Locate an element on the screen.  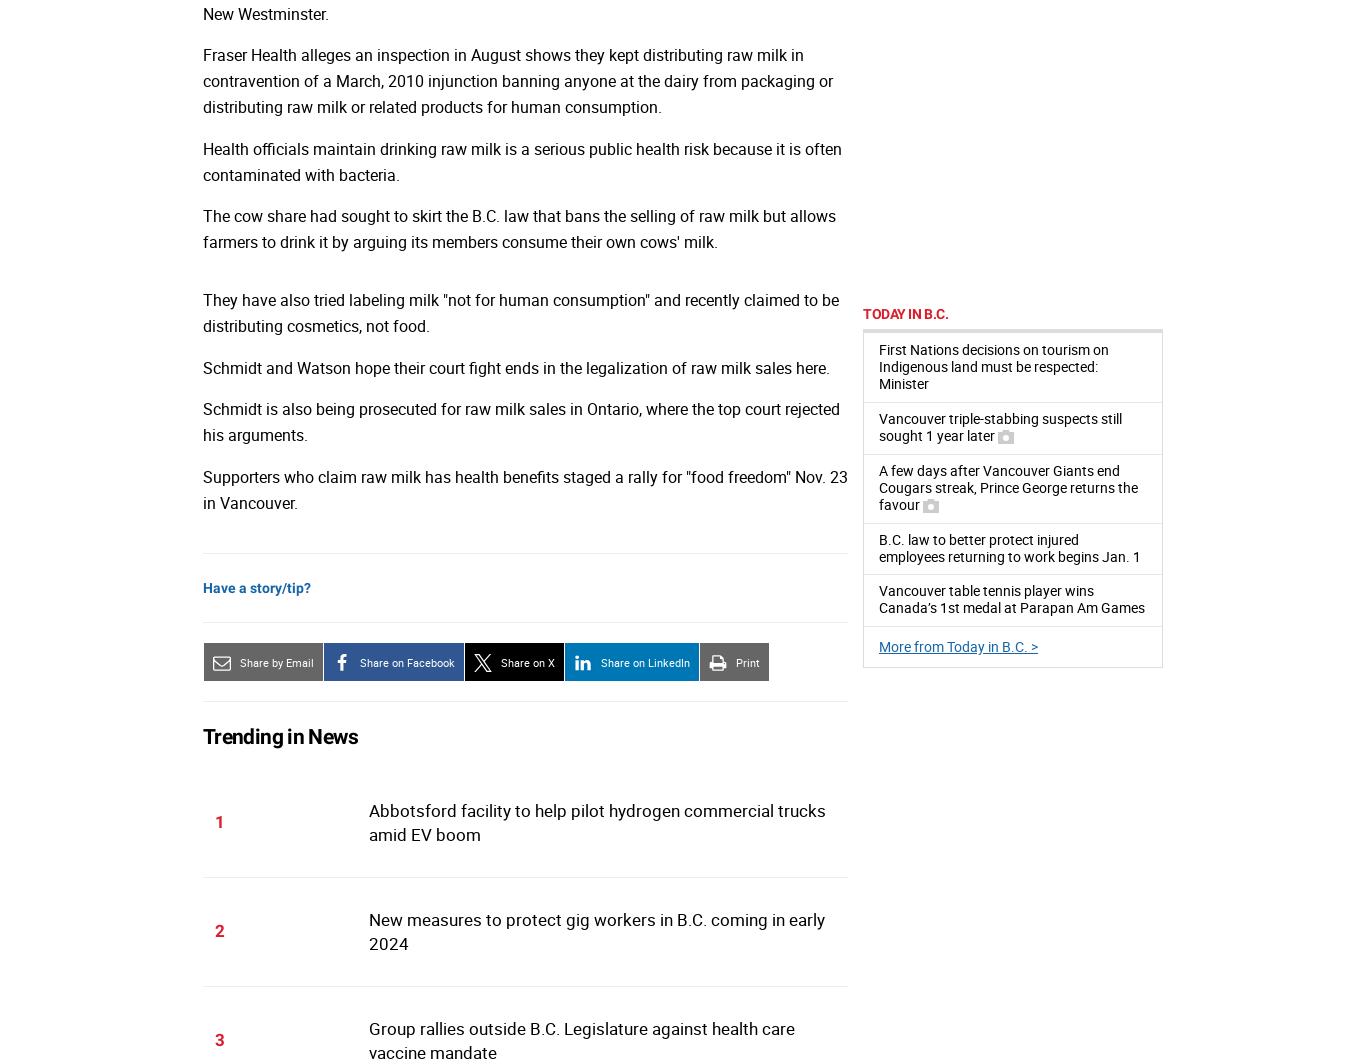
'Share on LinkedIn' is located at coordinates (644, 661).